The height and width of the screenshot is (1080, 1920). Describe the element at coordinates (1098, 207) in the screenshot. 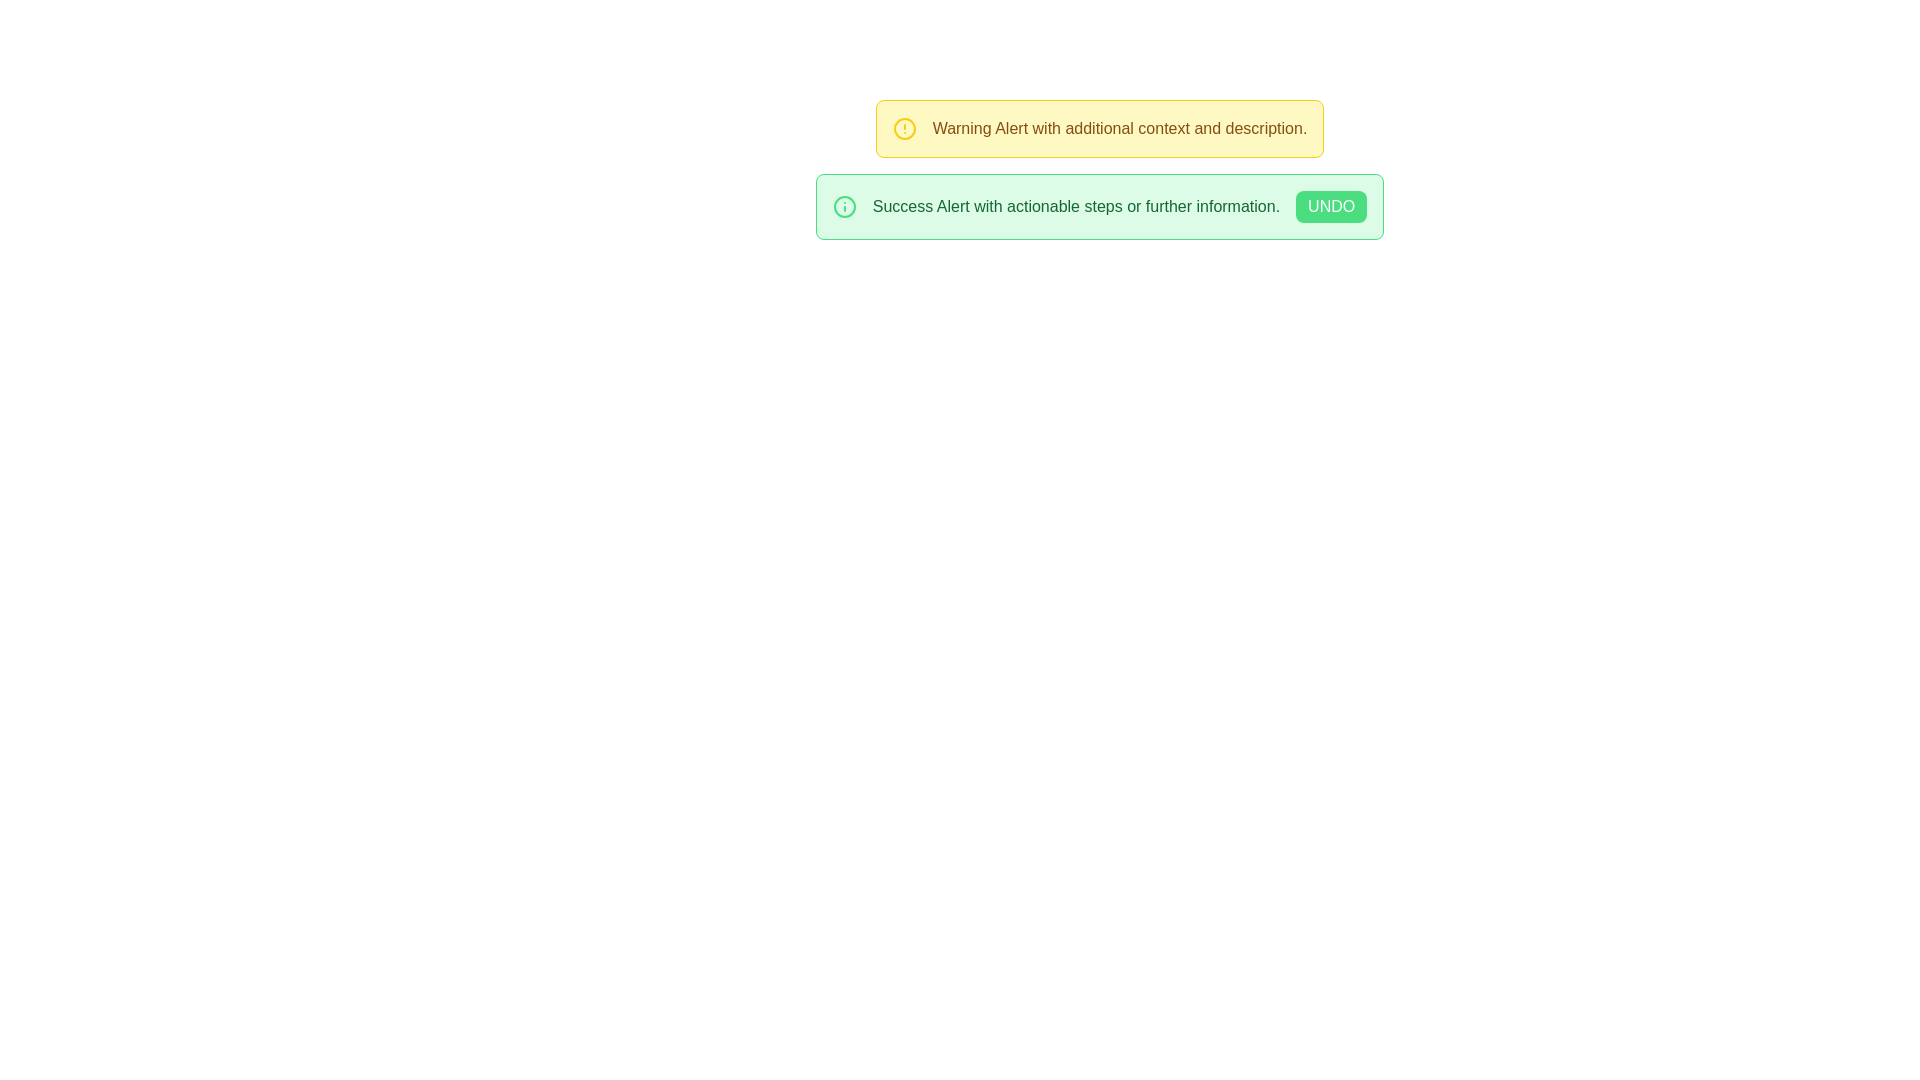

I see `the rounded rectangular notification box with a green background that contains the message 'Success Alert with actionable steps or further information.' and the 'UNDO' button` at that location.